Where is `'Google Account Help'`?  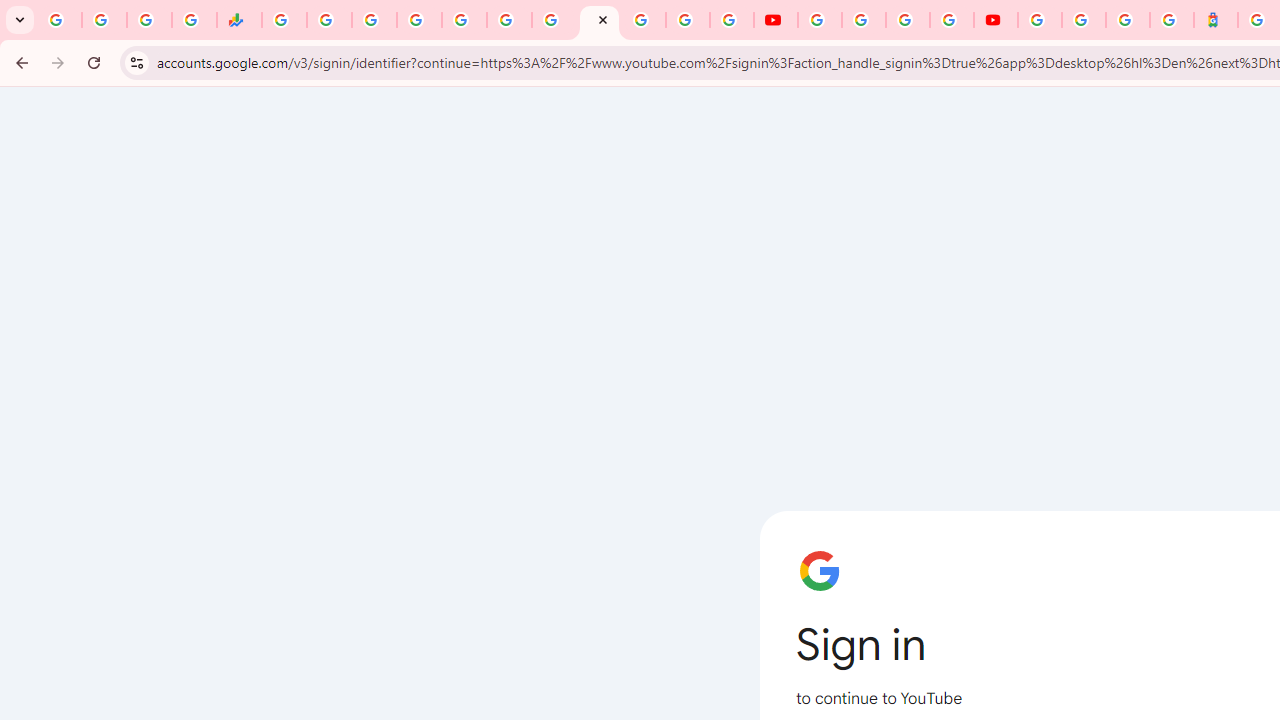 'Google Account Help' is located at coordinates (864, 20).